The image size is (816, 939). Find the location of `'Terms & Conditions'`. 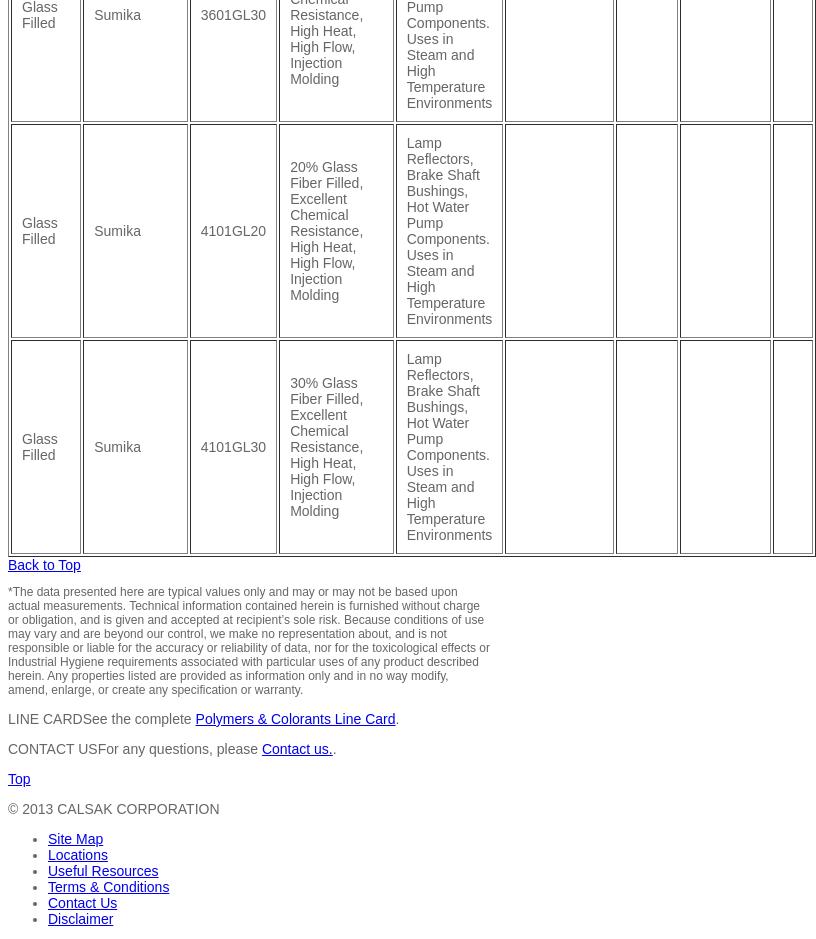

'Terms & Conditions' is located at coordinates (108, 886).